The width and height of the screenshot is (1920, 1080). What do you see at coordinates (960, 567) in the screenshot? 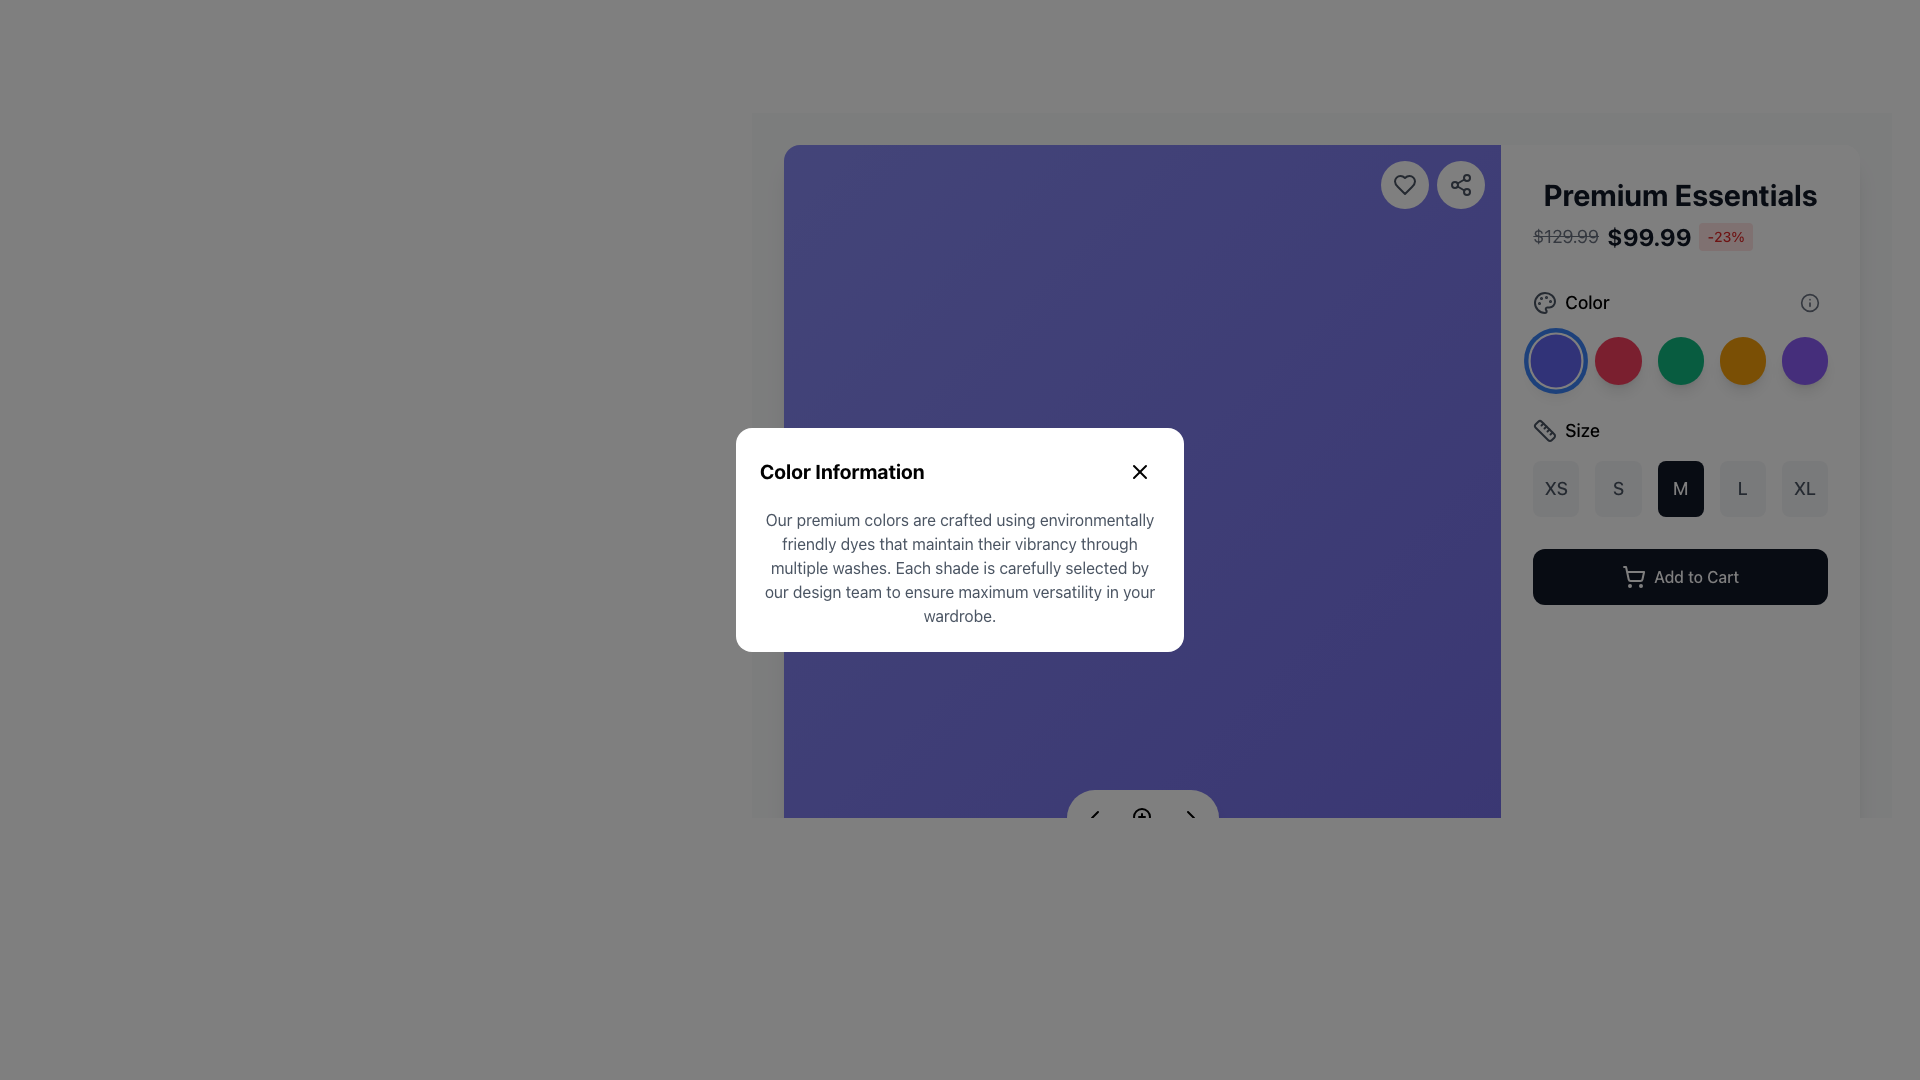
I see `text content of the paragraph section within the modal labeled 'Color Information', located below the header and close button` at bounding box center [960, 567].